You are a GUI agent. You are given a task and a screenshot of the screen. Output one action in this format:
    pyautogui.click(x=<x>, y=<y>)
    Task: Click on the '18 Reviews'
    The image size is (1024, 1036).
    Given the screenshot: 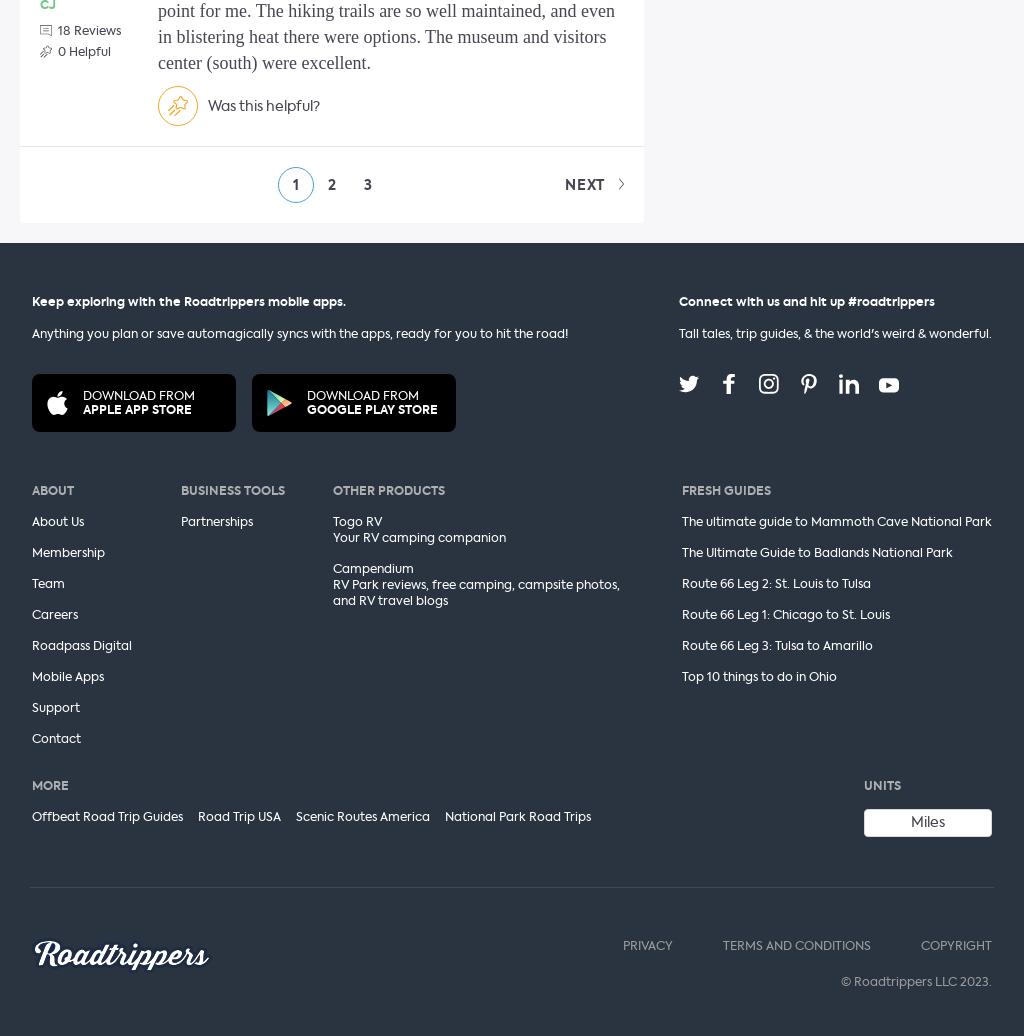 What is the action you would take?
    pyautogui.click(x=89, y=30)
    